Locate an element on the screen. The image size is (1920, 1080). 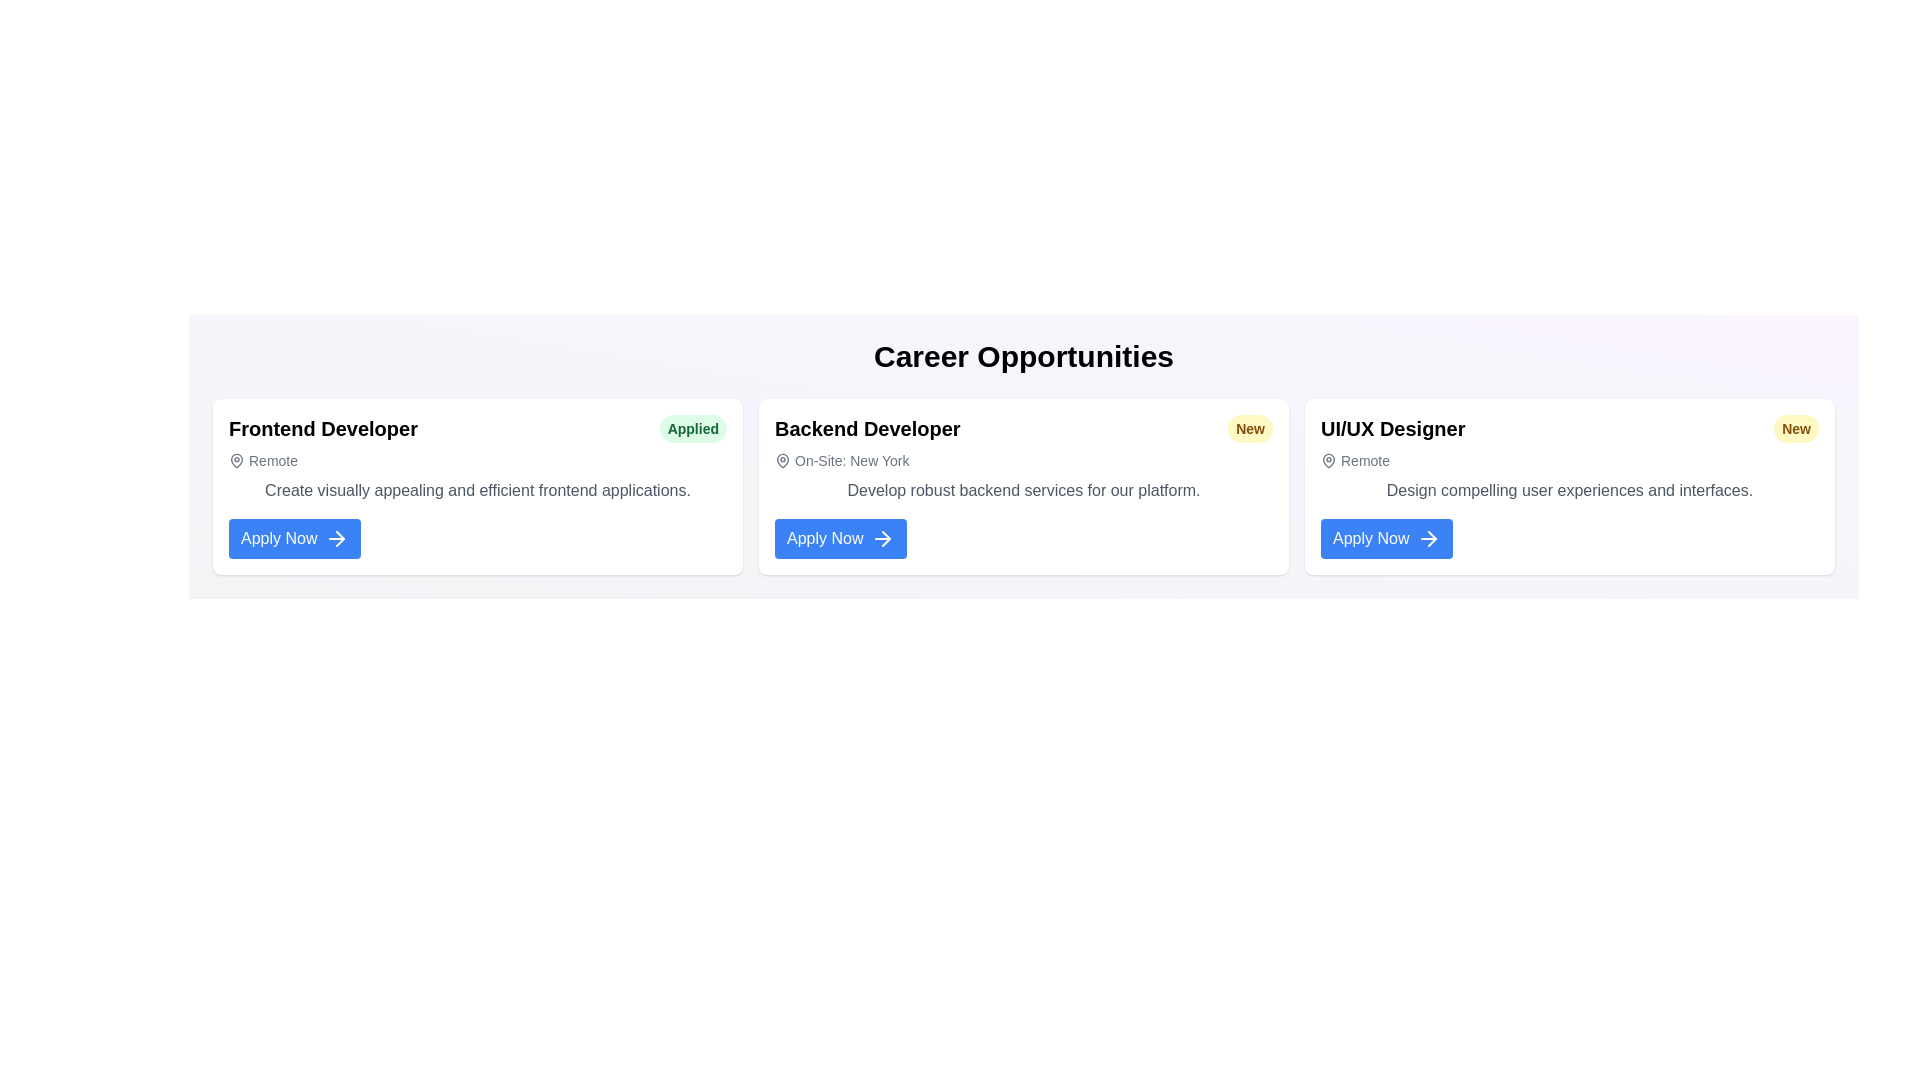
the Descriptive Label with Badge that displays 'Backend Developer' in bold text with a yellow badge labeled 'New' on the right is located at coordinates (1023, 427).